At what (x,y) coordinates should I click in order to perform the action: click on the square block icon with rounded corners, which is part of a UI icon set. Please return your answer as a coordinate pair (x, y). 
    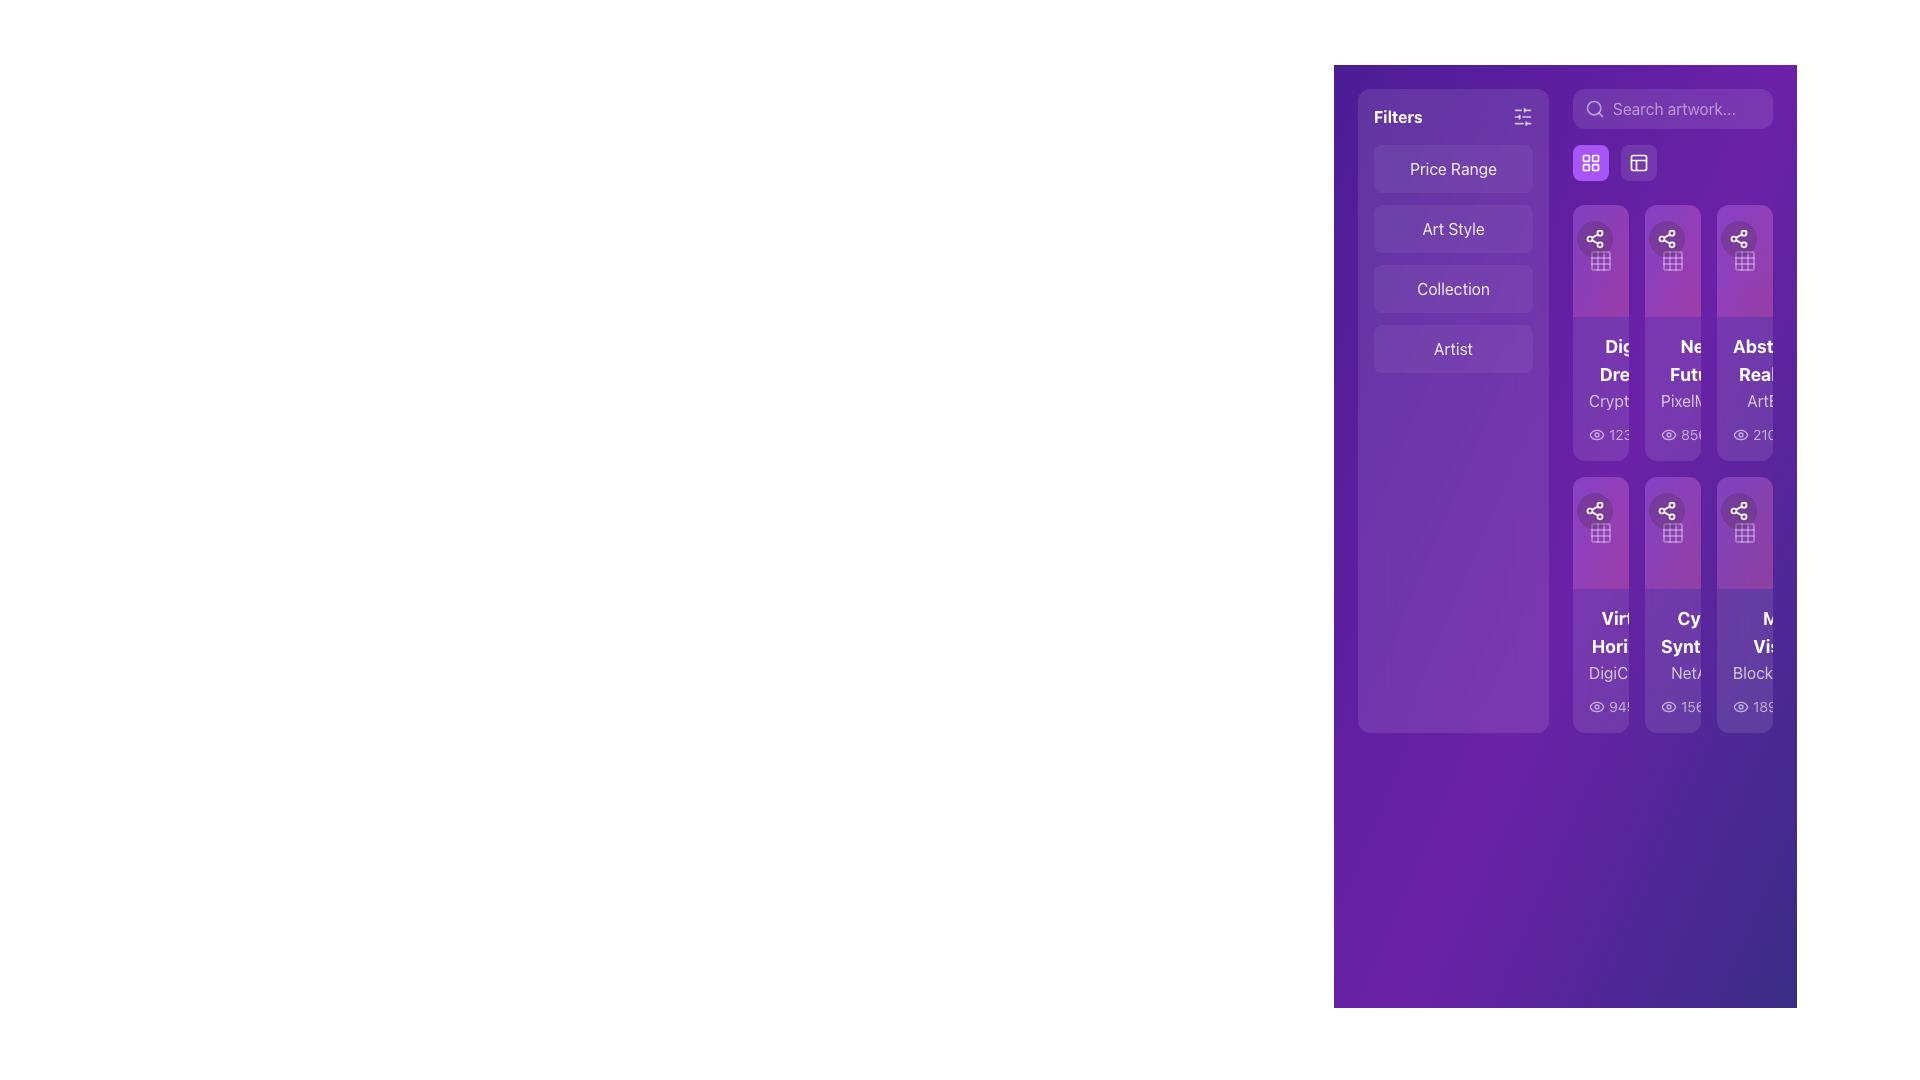
    Looking at the image, I should click on (1601, 260).